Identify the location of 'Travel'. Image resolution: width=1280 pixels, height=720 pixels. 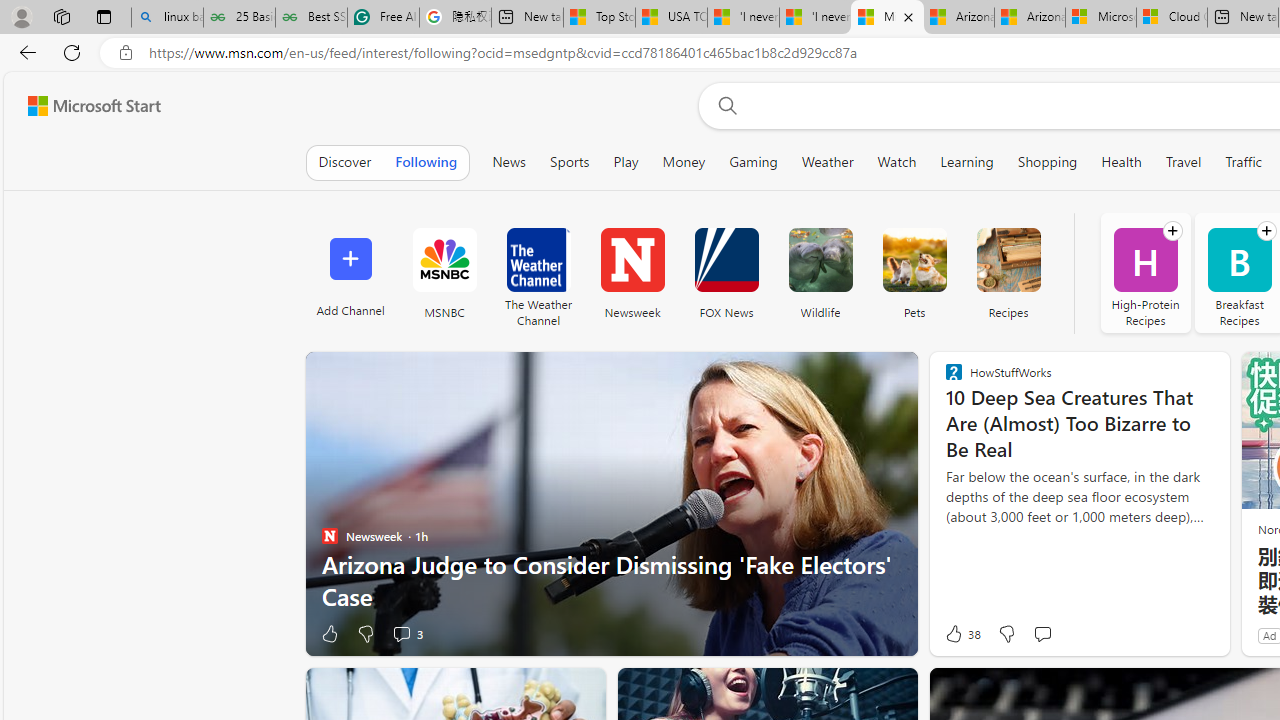
(1184, 161).